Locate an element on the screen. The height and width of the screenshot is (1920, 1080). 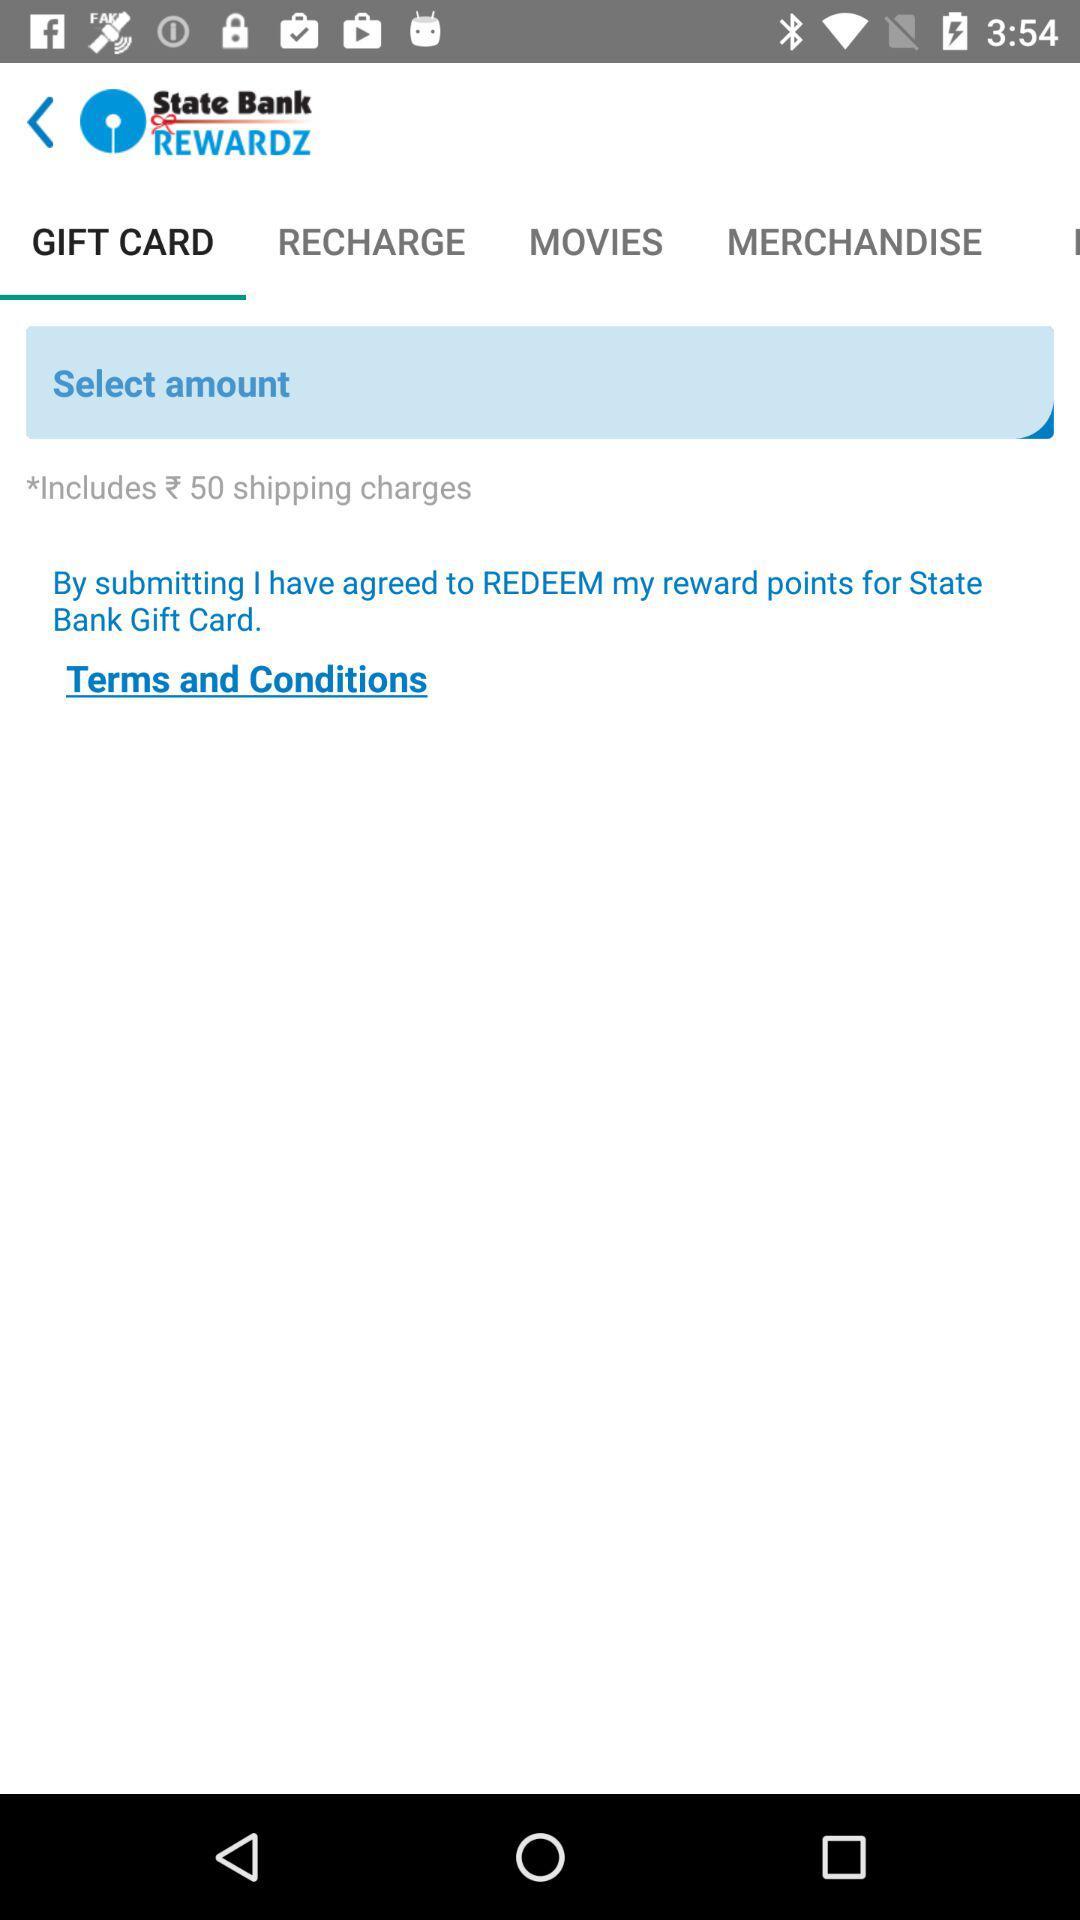
terms and conditions icon is located at coordinates (245, 677).